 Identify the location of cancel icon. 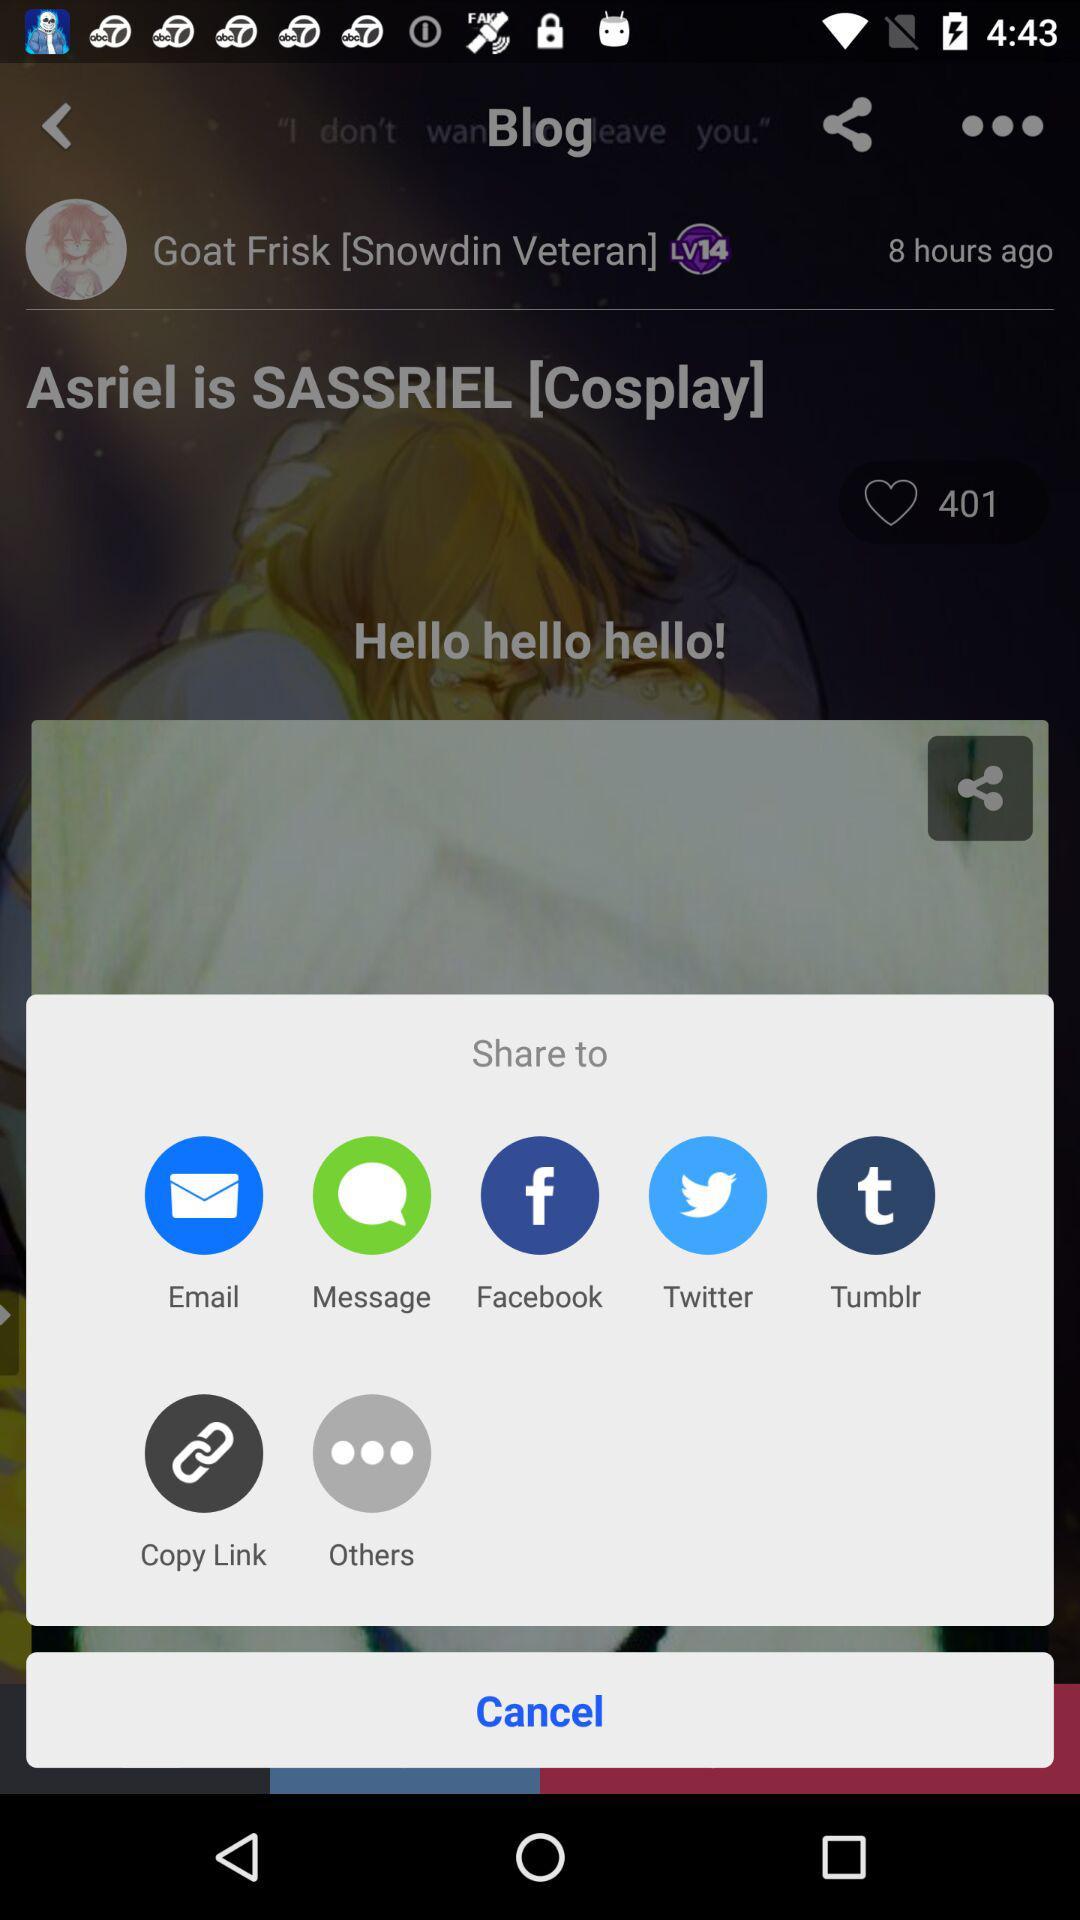
(540, 1708).